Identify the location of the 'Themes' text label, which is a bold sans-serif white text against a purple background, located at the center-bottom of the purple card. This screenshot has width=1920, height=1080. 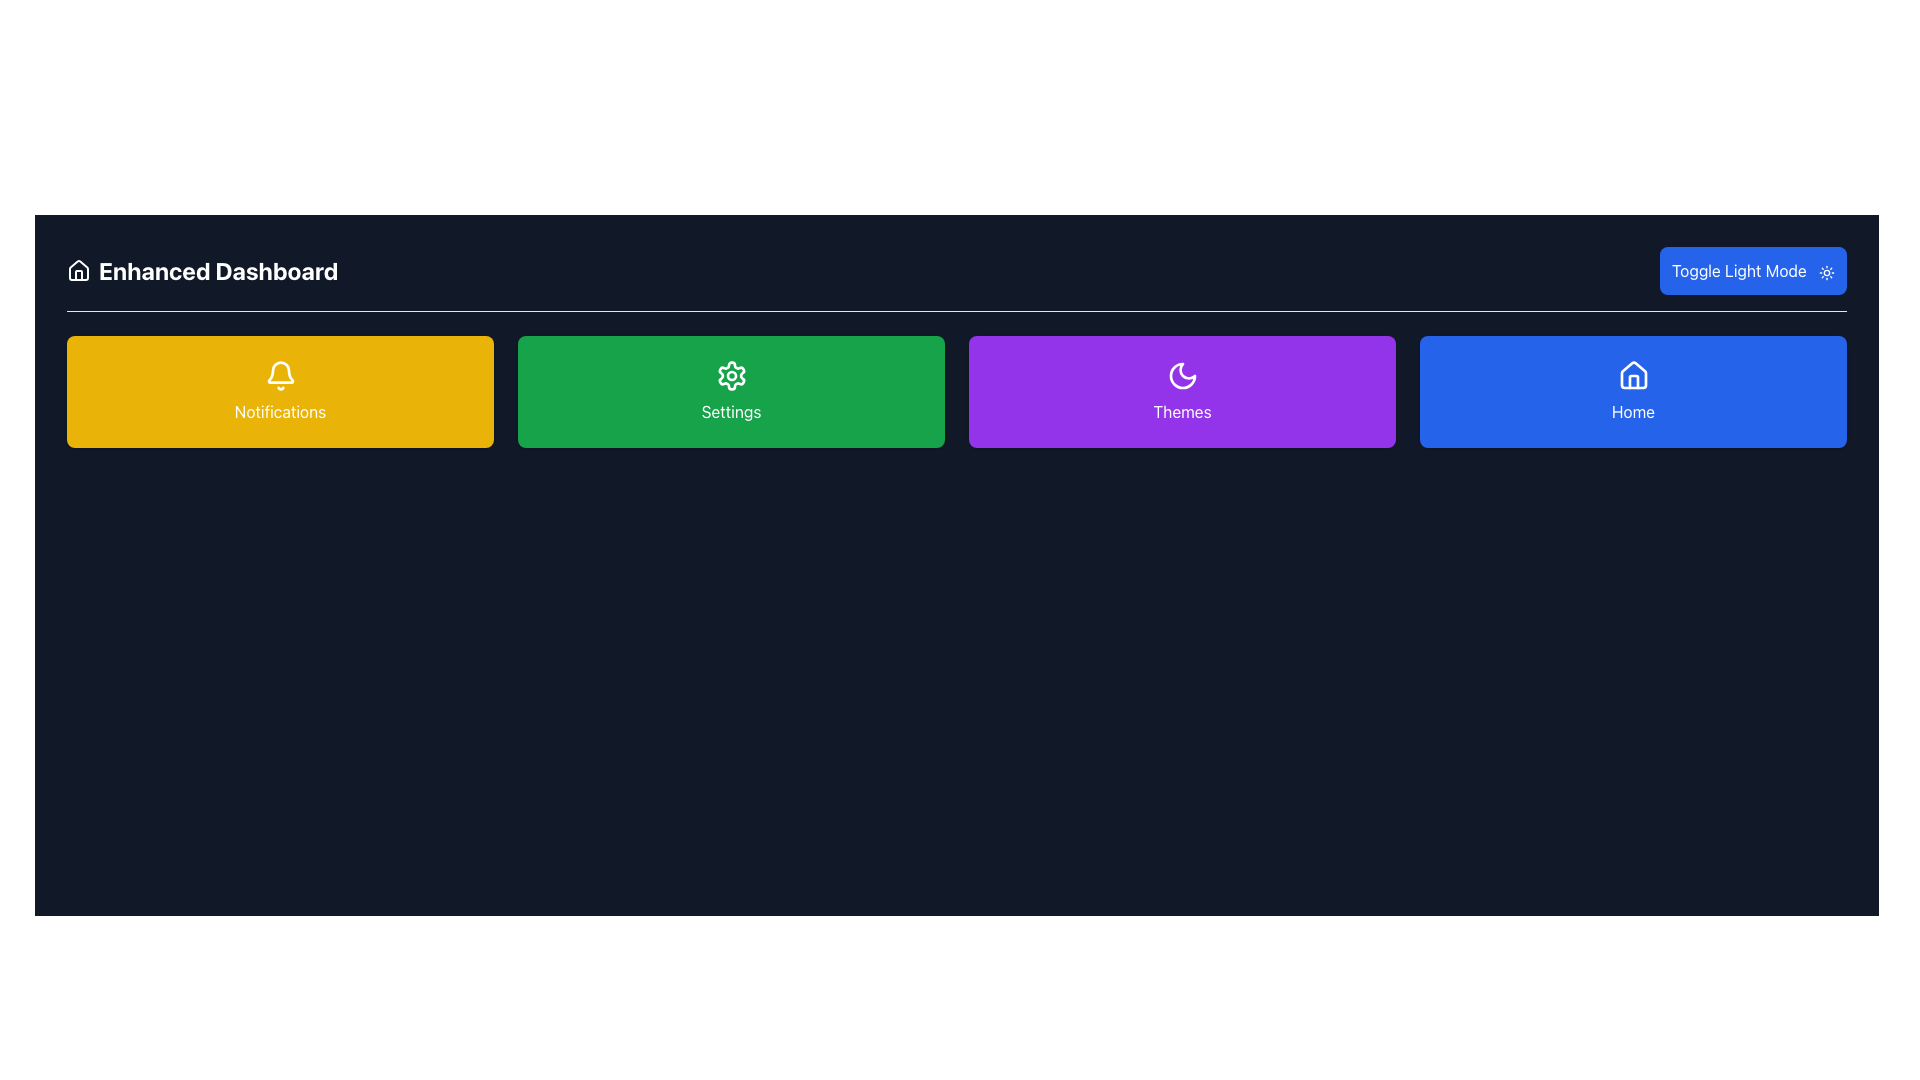
(1182, 411).